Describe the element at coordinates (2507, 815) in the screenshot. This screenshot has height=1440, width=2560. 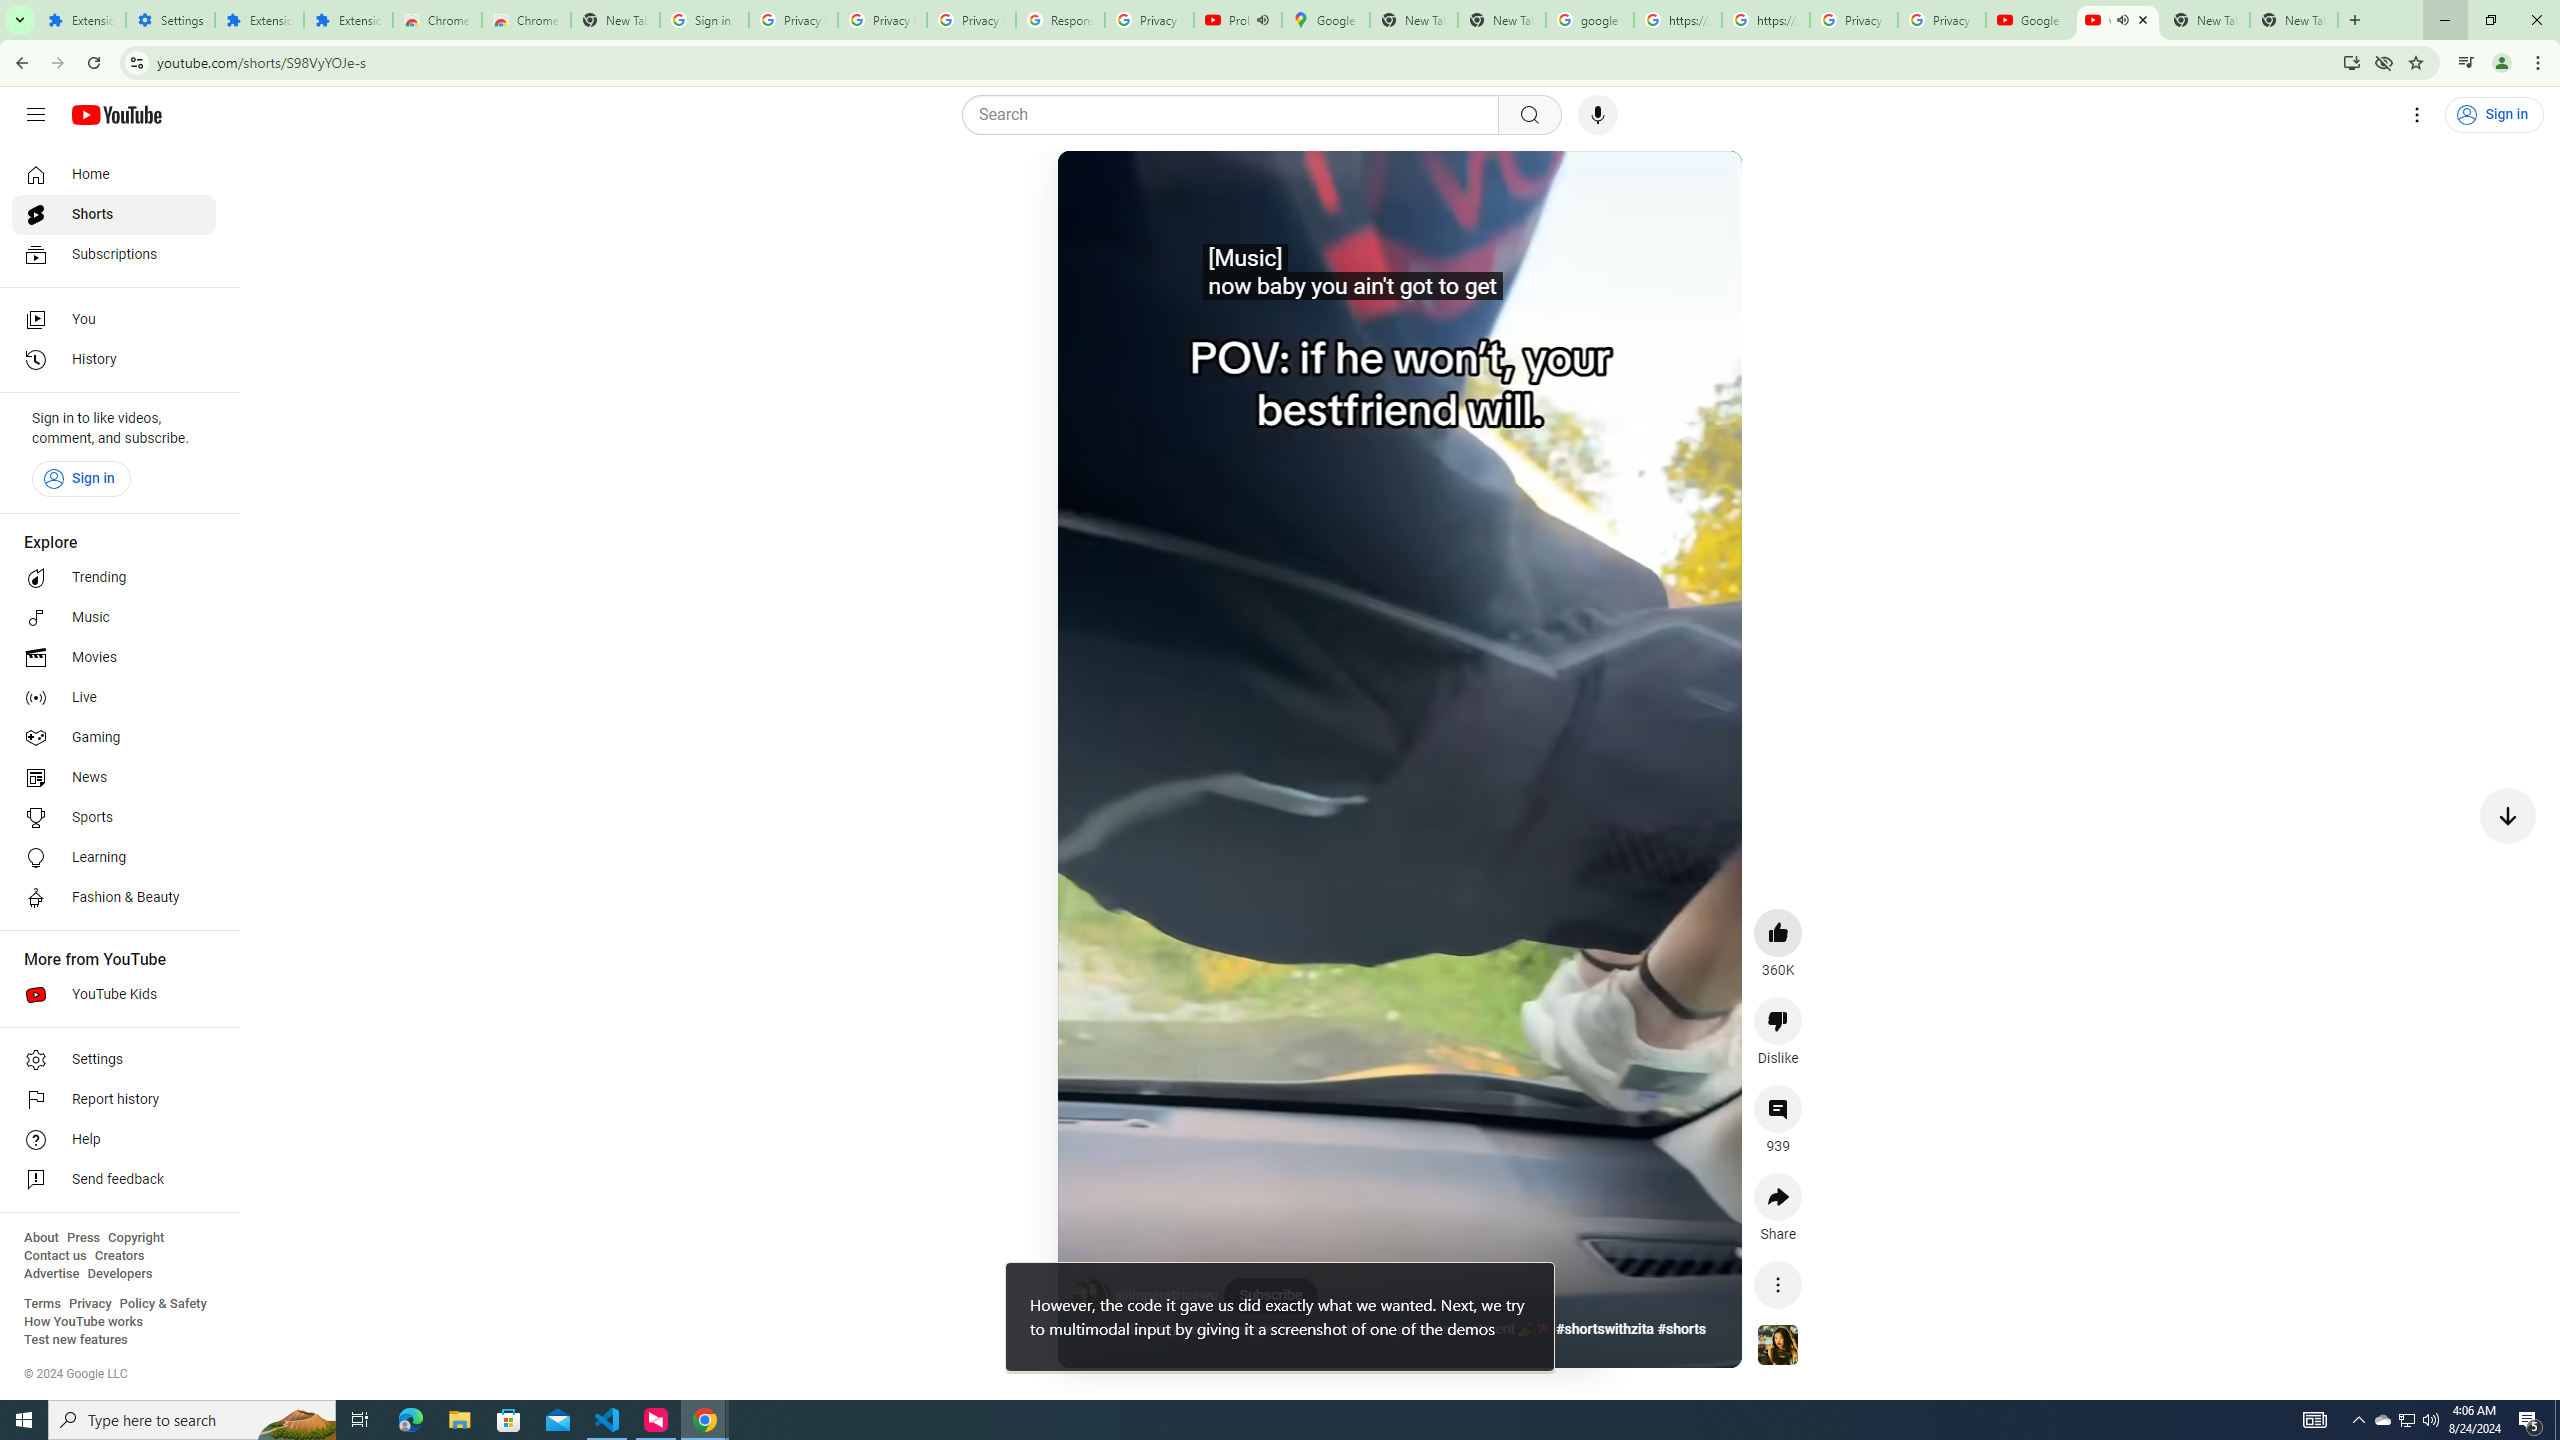
I see `'Next video'` at that location.